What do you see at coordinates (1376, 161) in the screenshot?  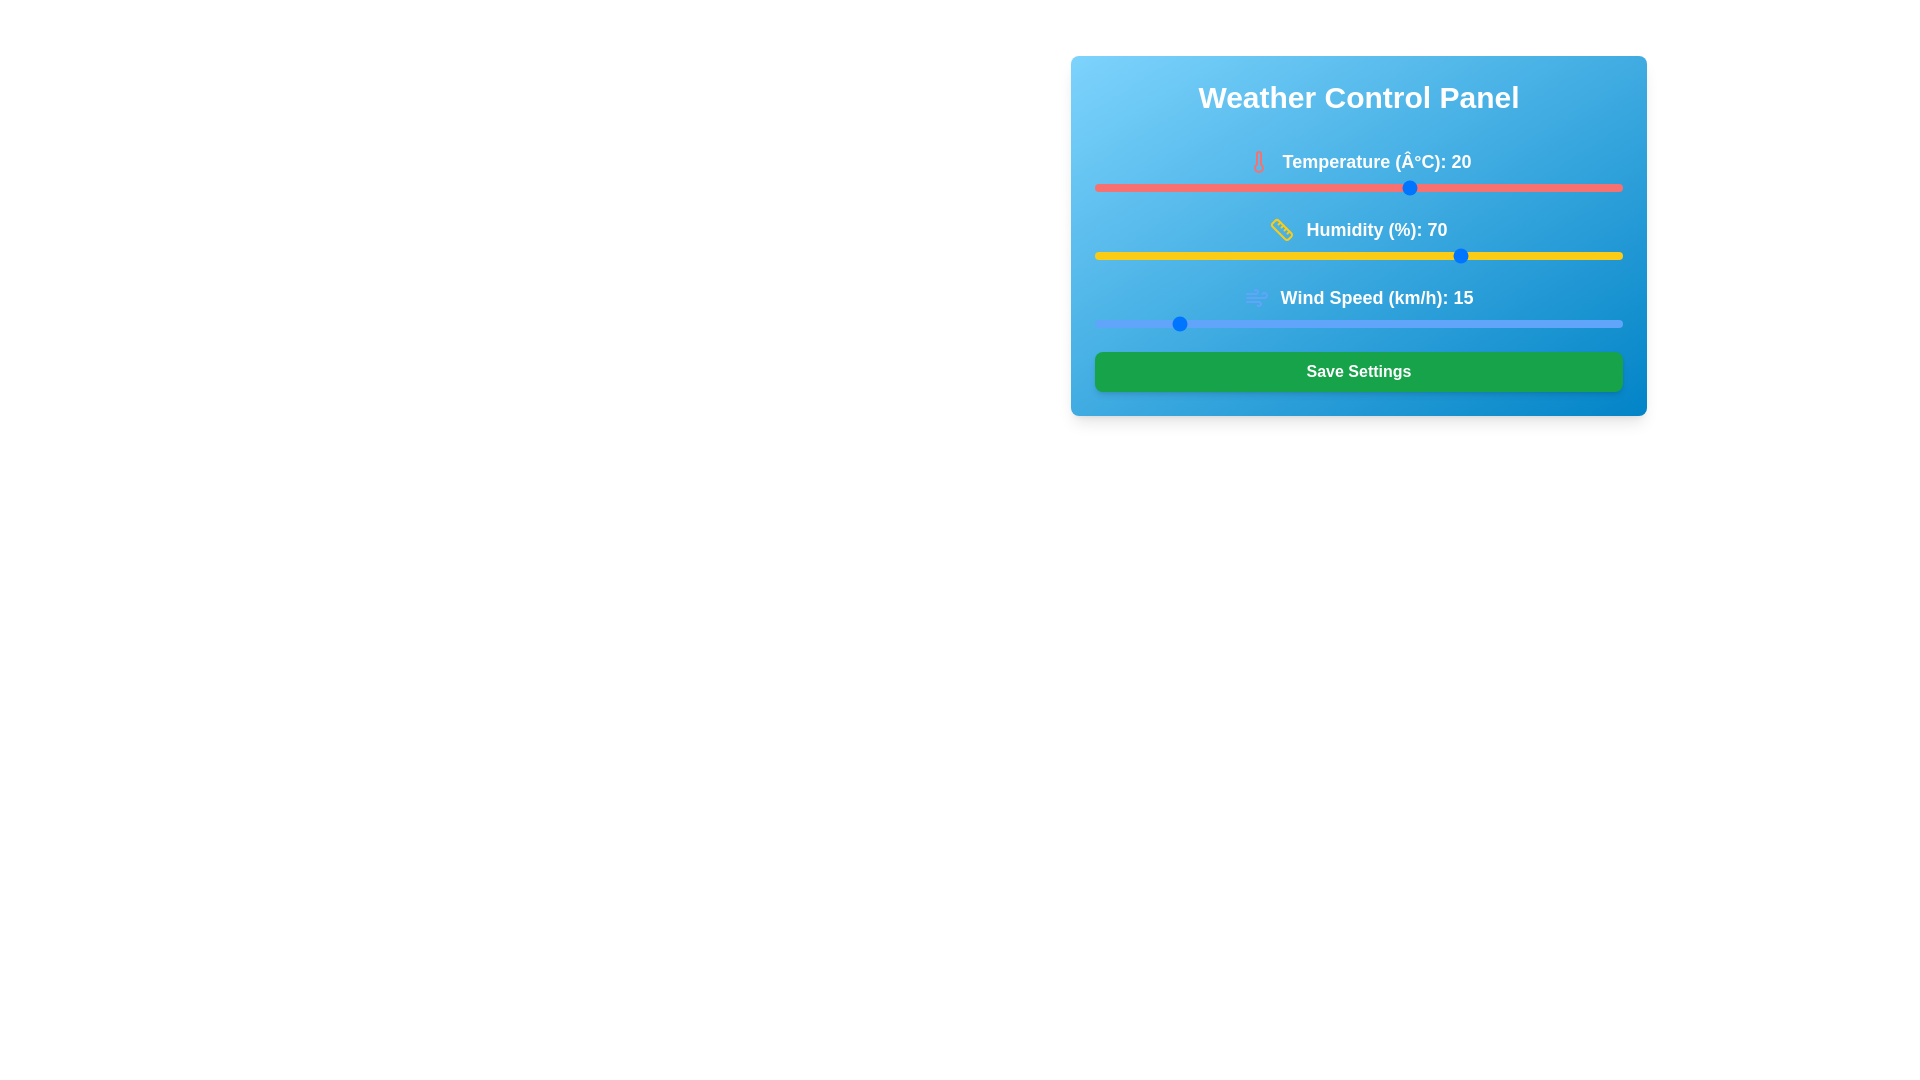 I see `the Text Label displaying the current temperature value in degrees Celsius in the Weather Control Panel interface` at bounding box center [1376, 161].